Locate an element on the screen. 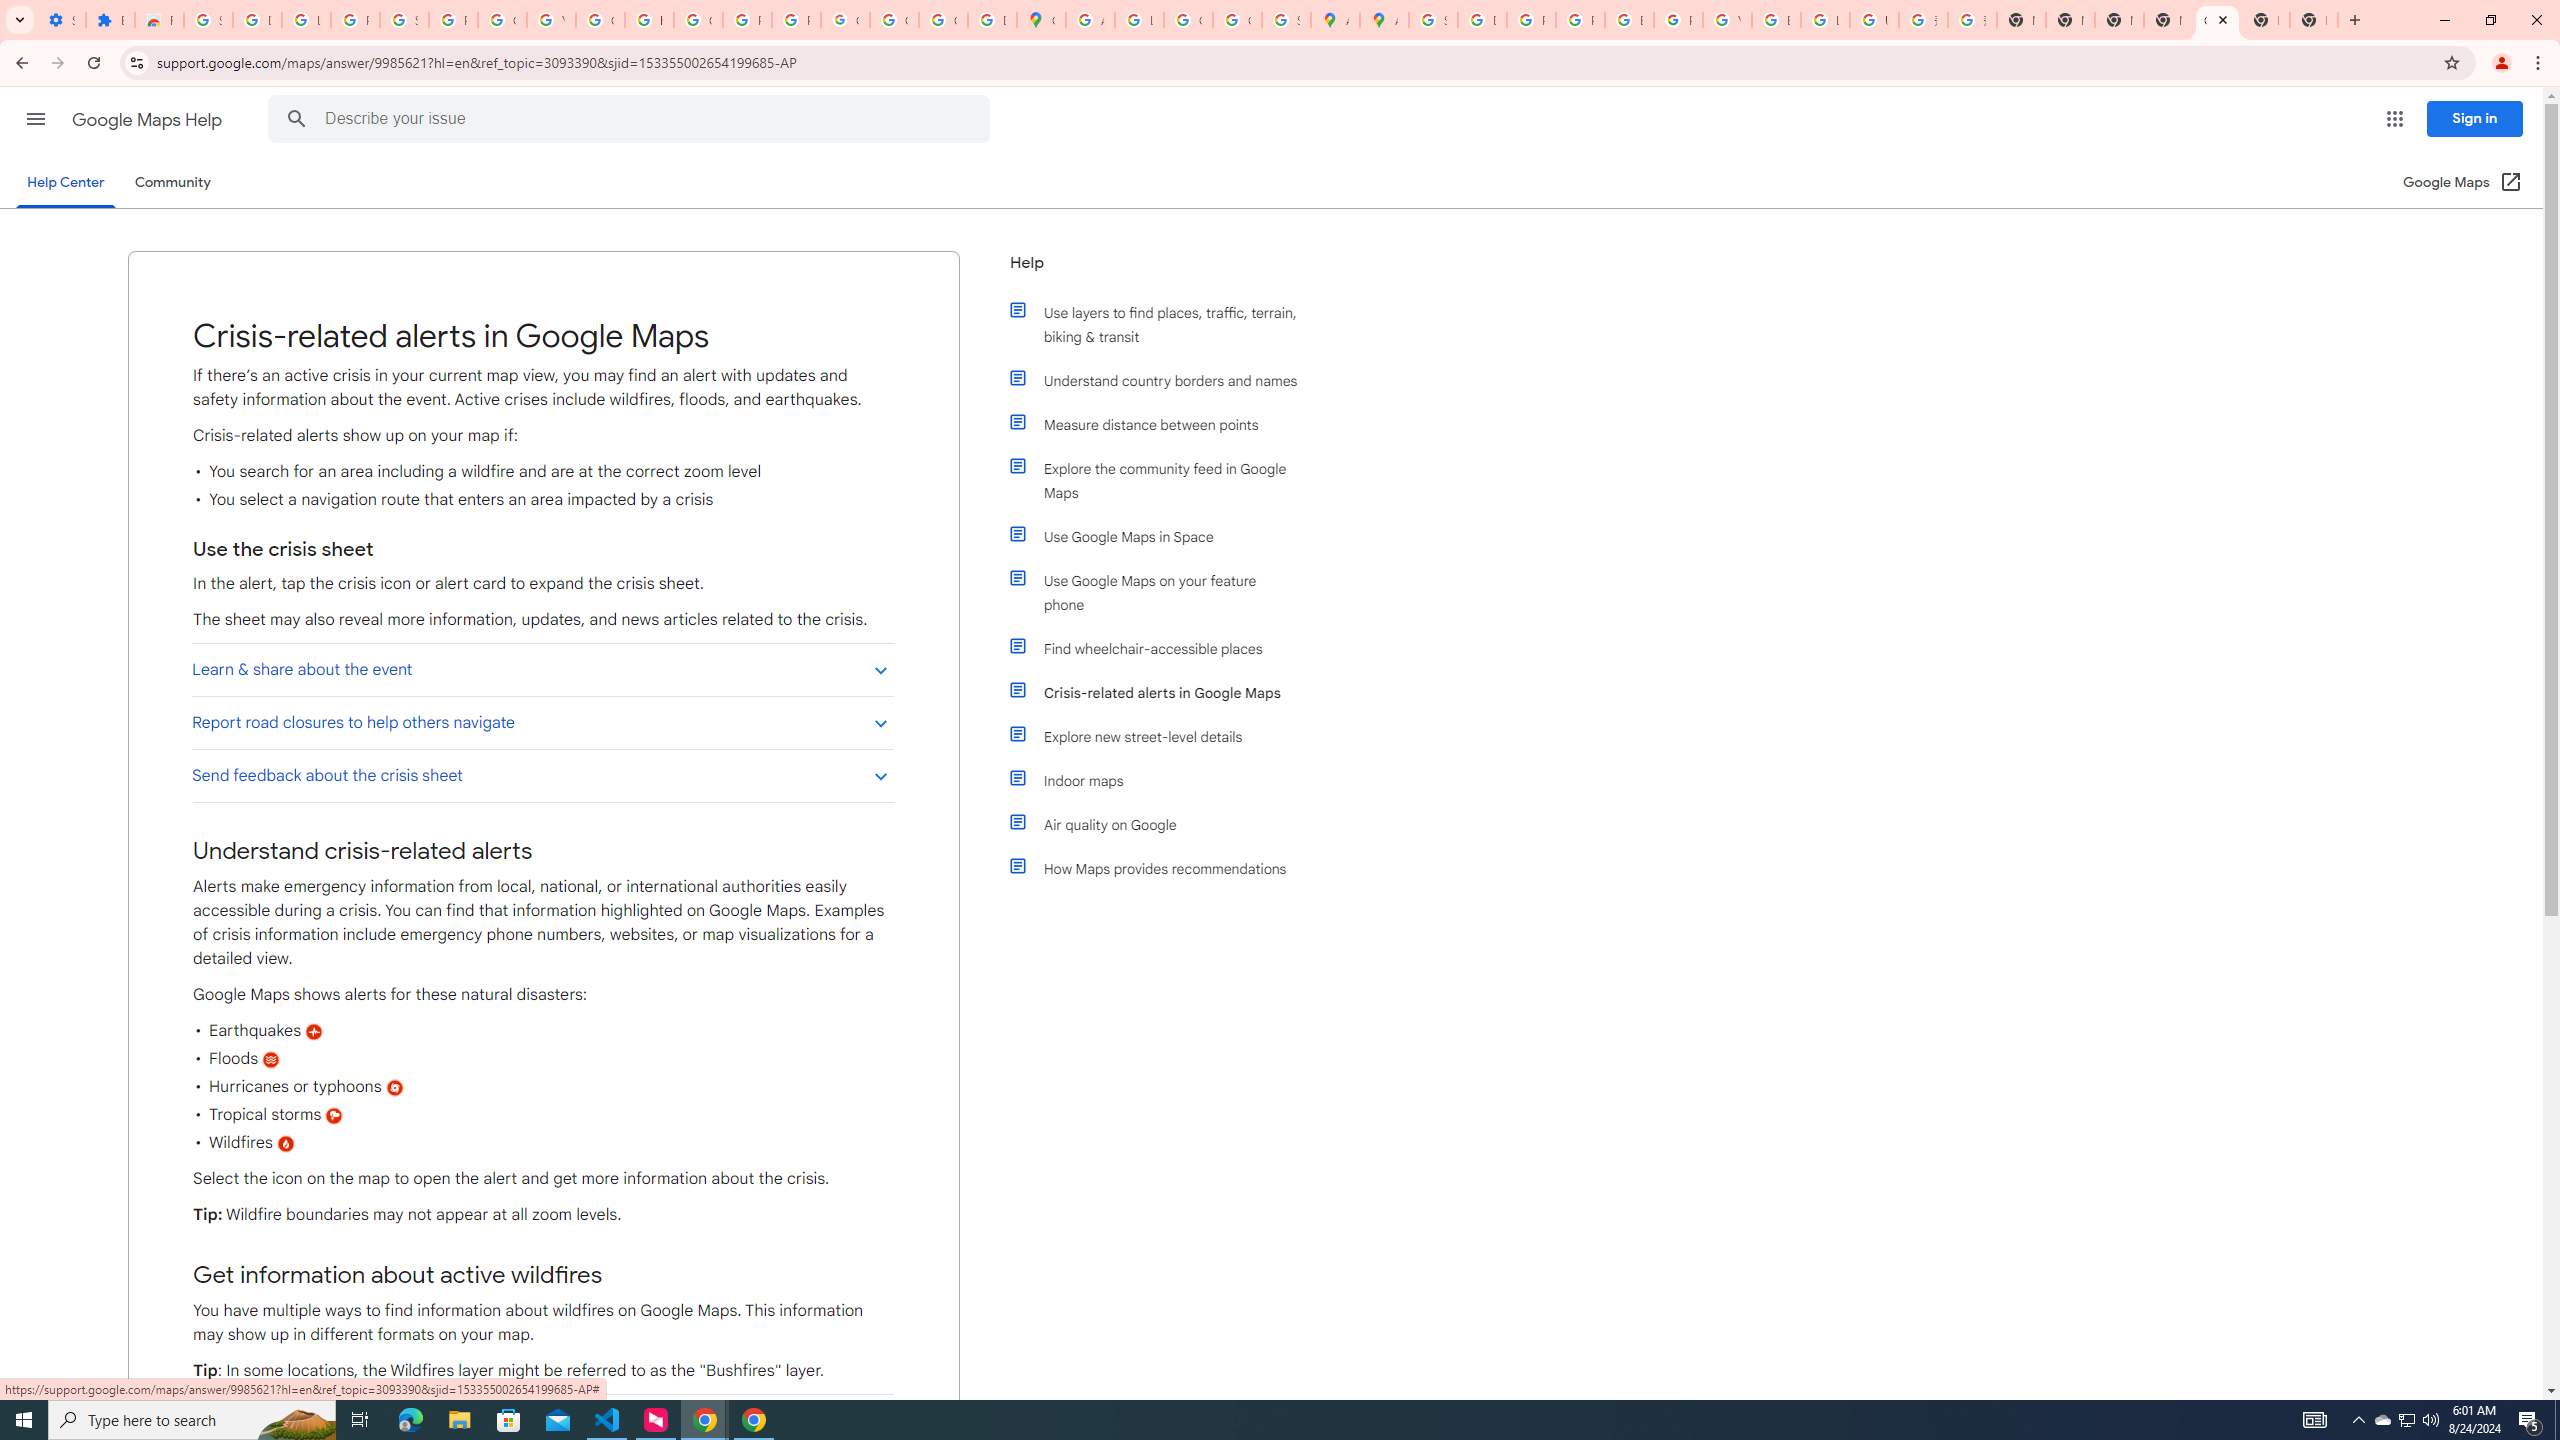  'Measure distance between points' is located at coordinates (1162, 424).